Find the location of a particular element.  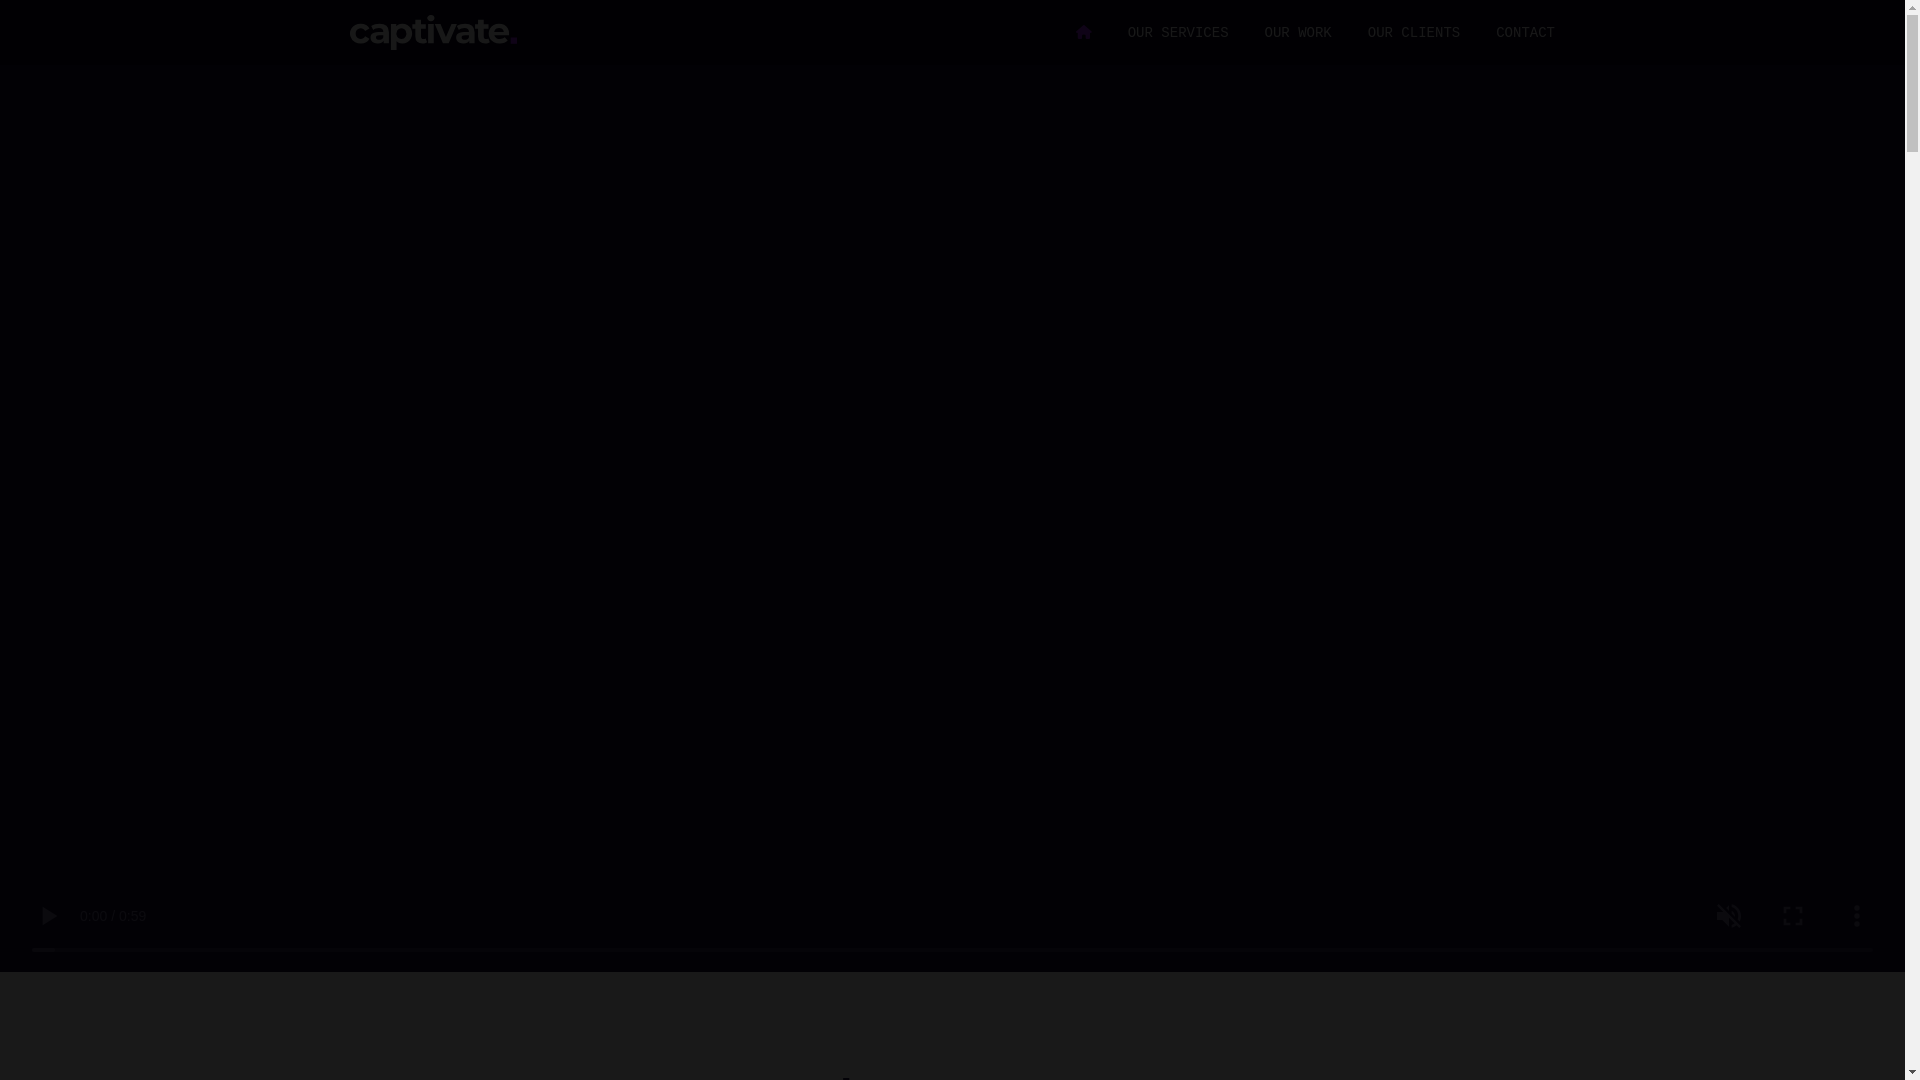

'OUR WORK' is located at coordinates (1298, 33).